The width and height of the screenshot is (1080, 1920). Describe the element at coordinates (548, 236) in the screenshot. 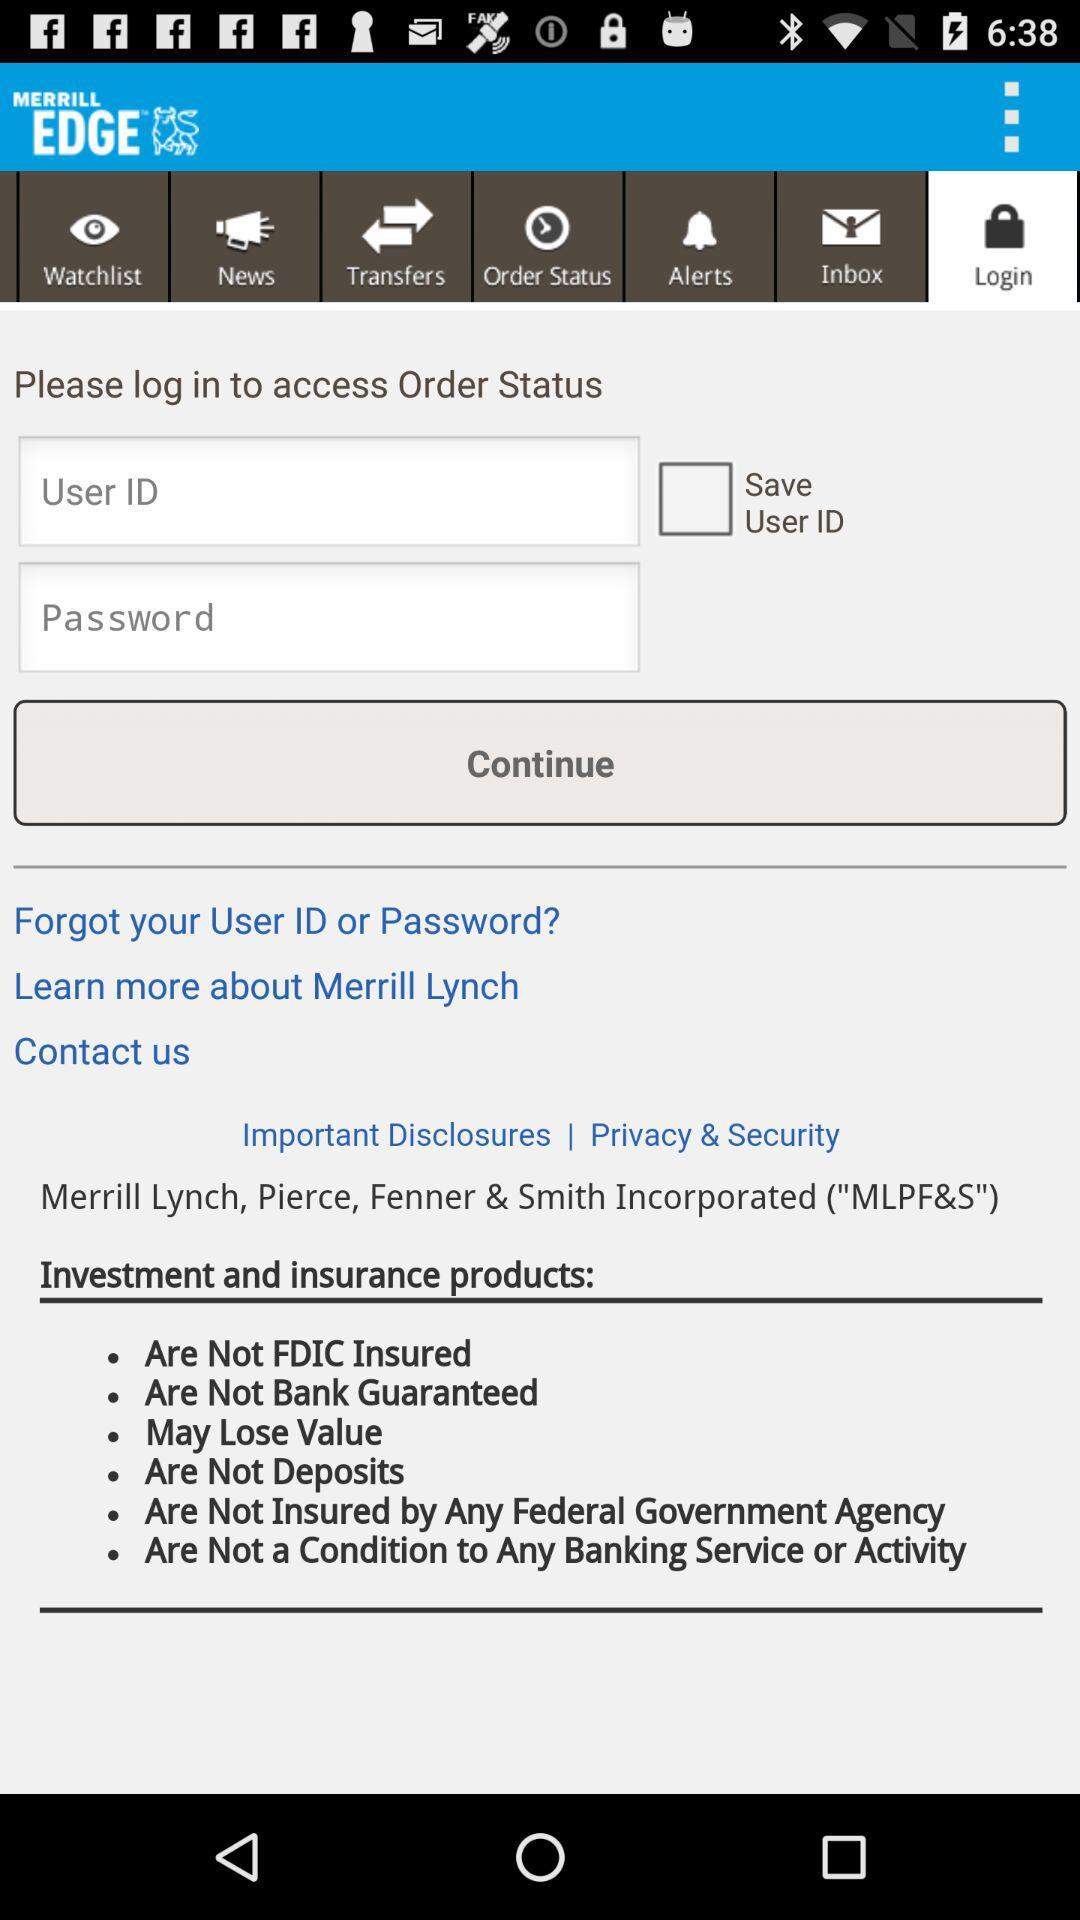

I see `order status` at that location.